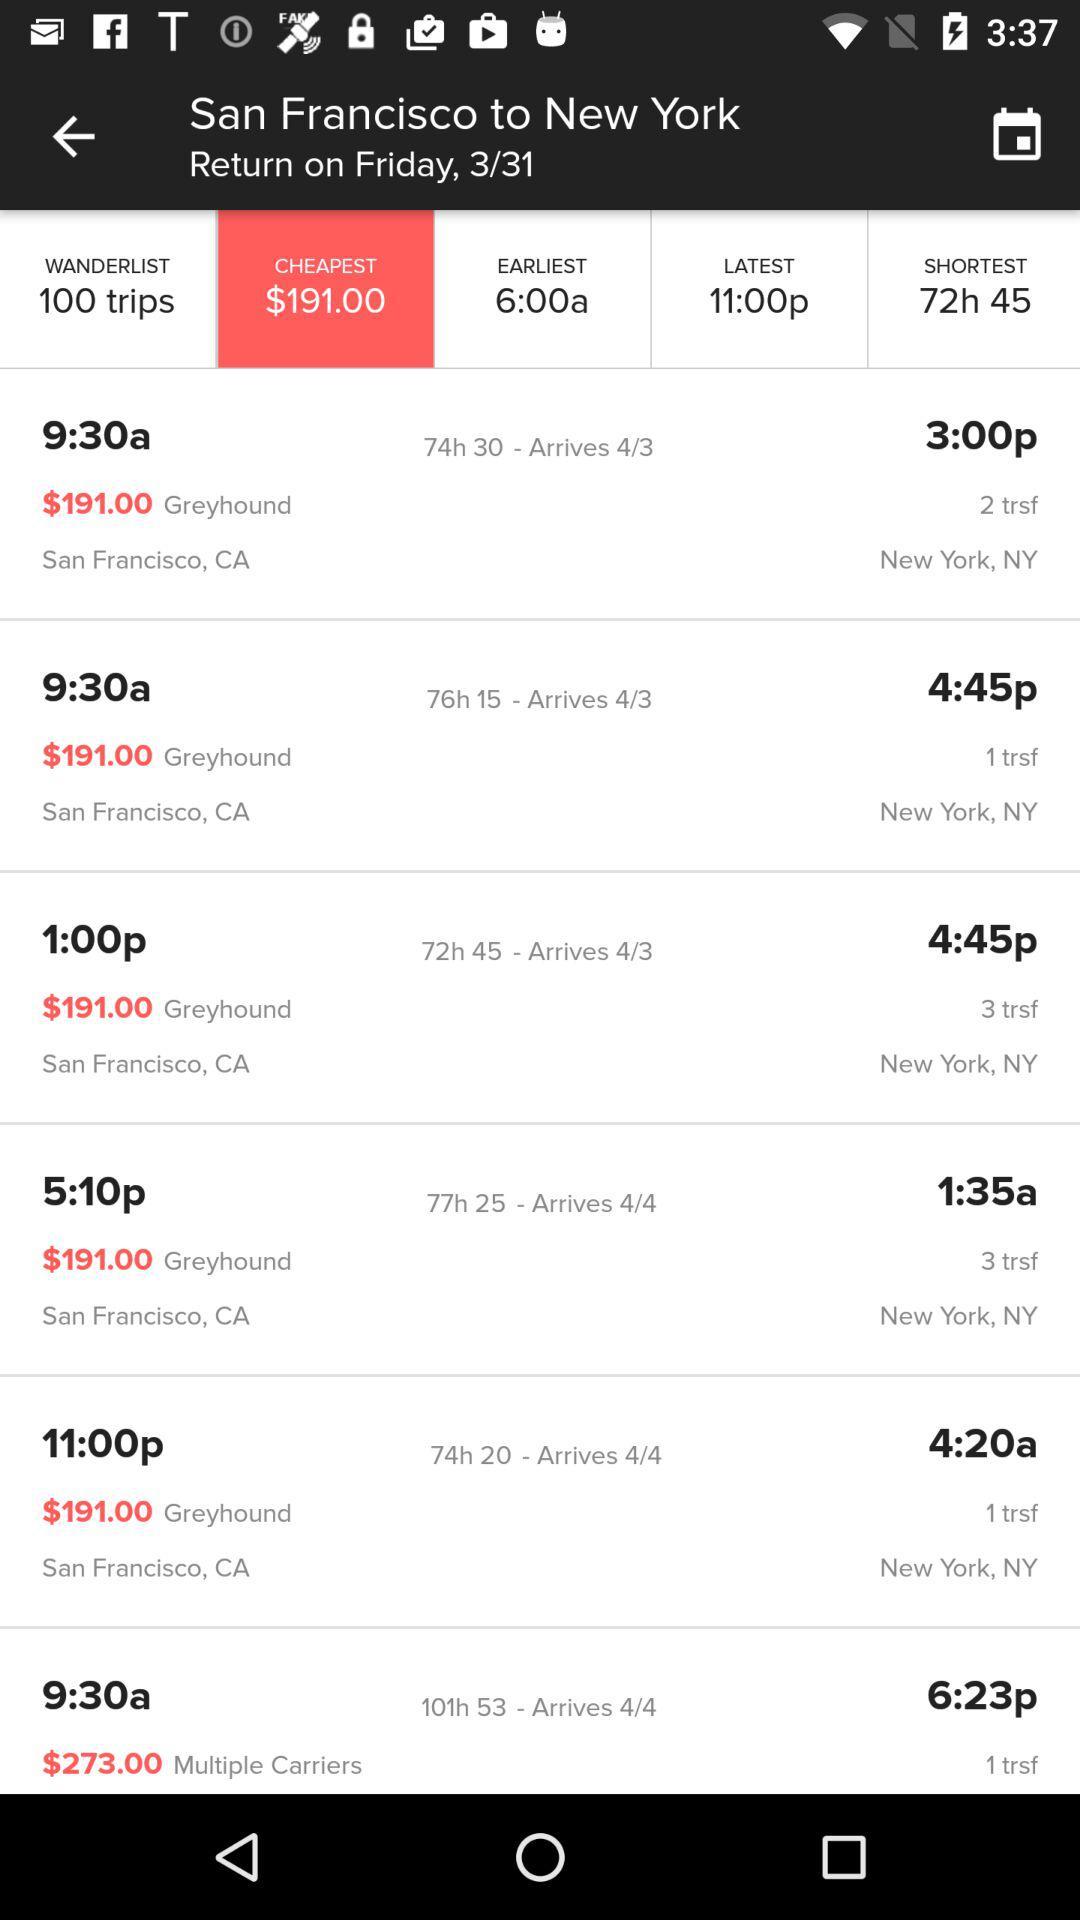 The width and height of the screenshot is (1080, 1920). I want to click on icon next to the $273.00 icon, so click(261, 1765).